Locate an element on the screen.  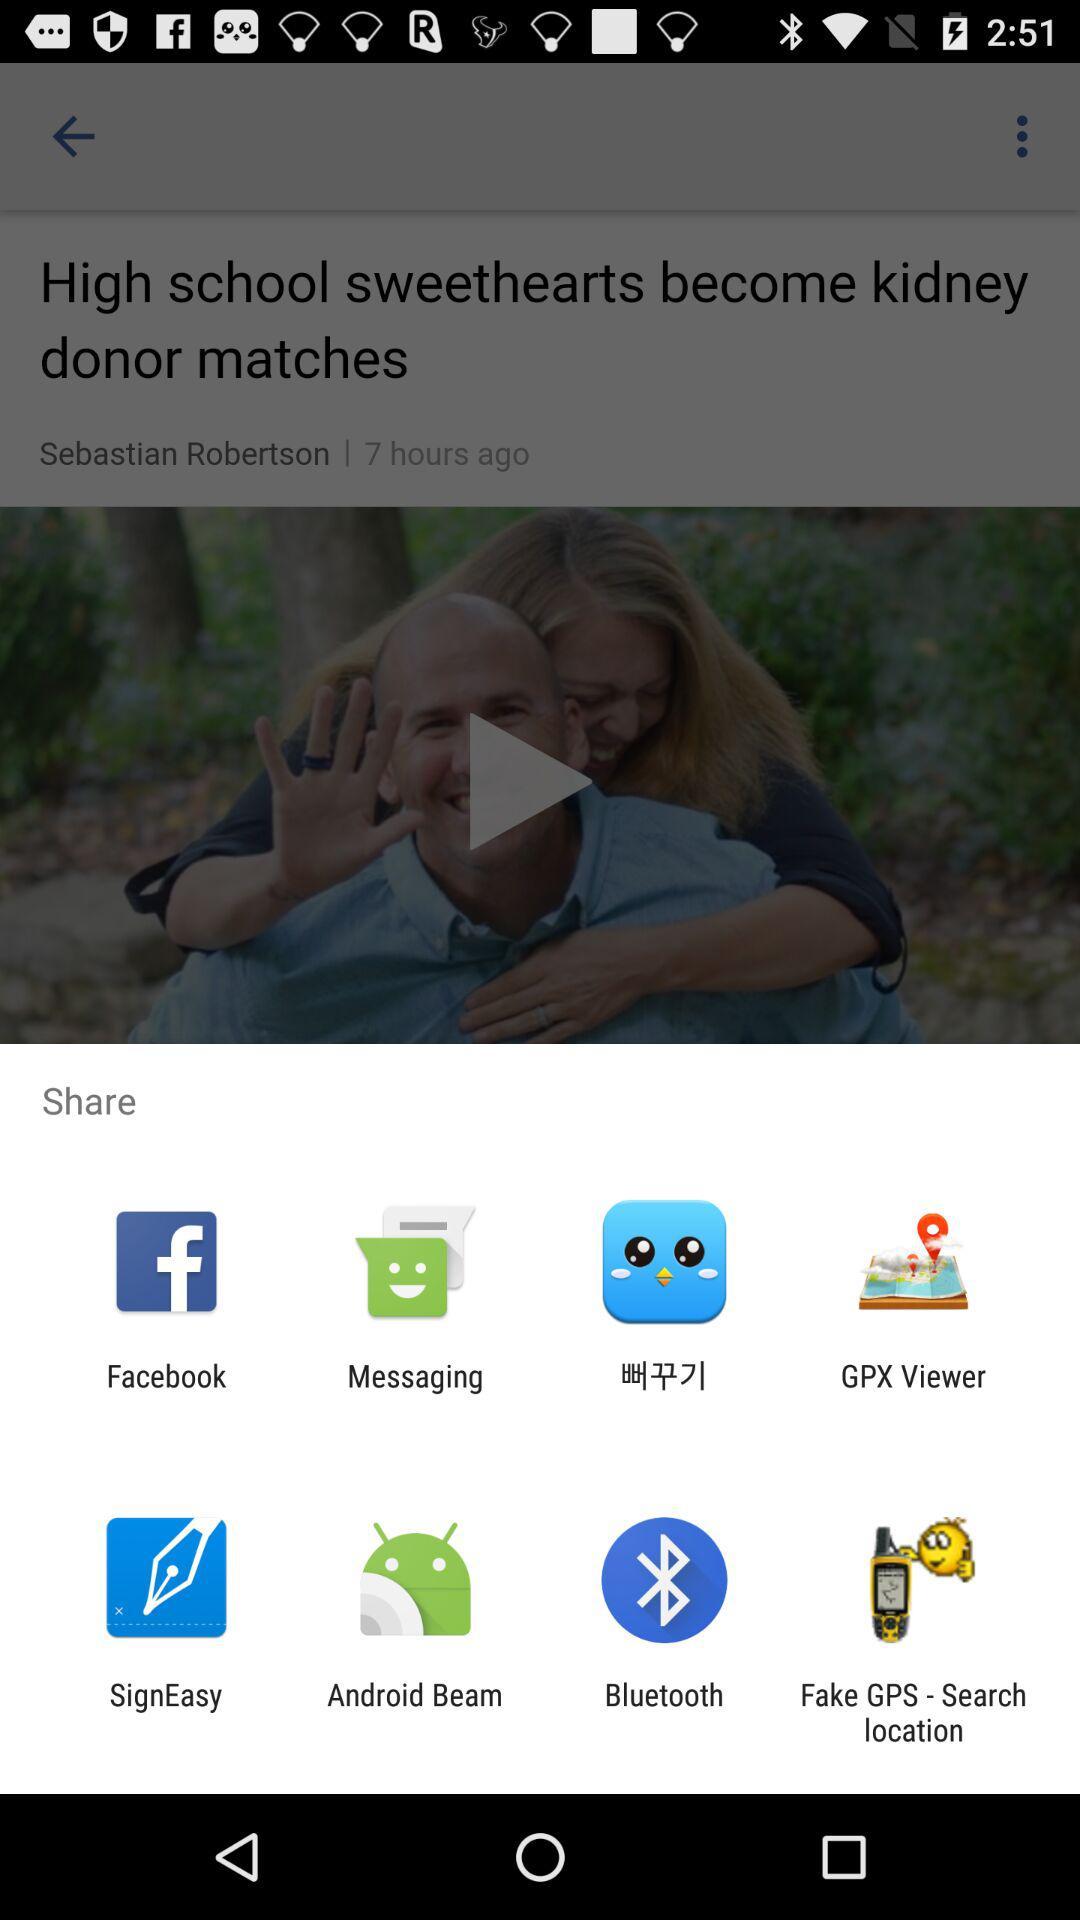
the gpx viewer icon is located at coordinates (913, 1392).